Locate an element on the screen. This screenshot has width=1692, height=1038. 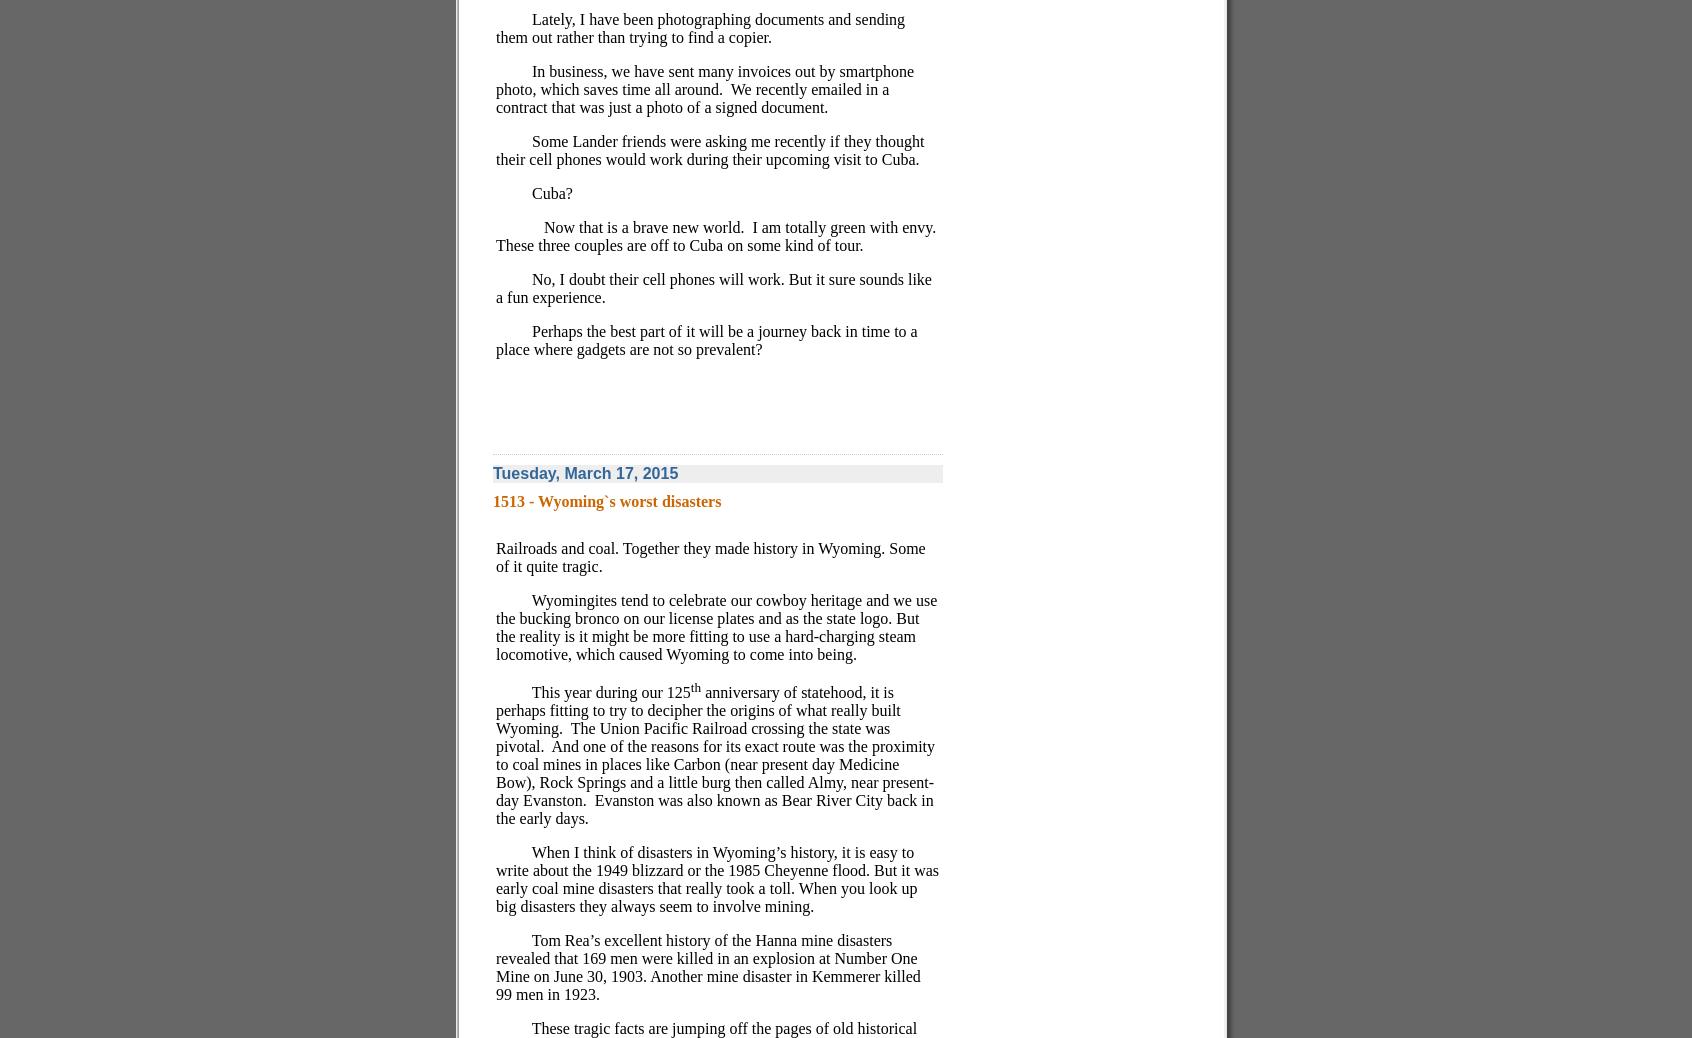
'Perhaps the
best part of it will be a journey back in time to a place where gadgets are not
so prevalent?' is located at coordinates (705, 340).